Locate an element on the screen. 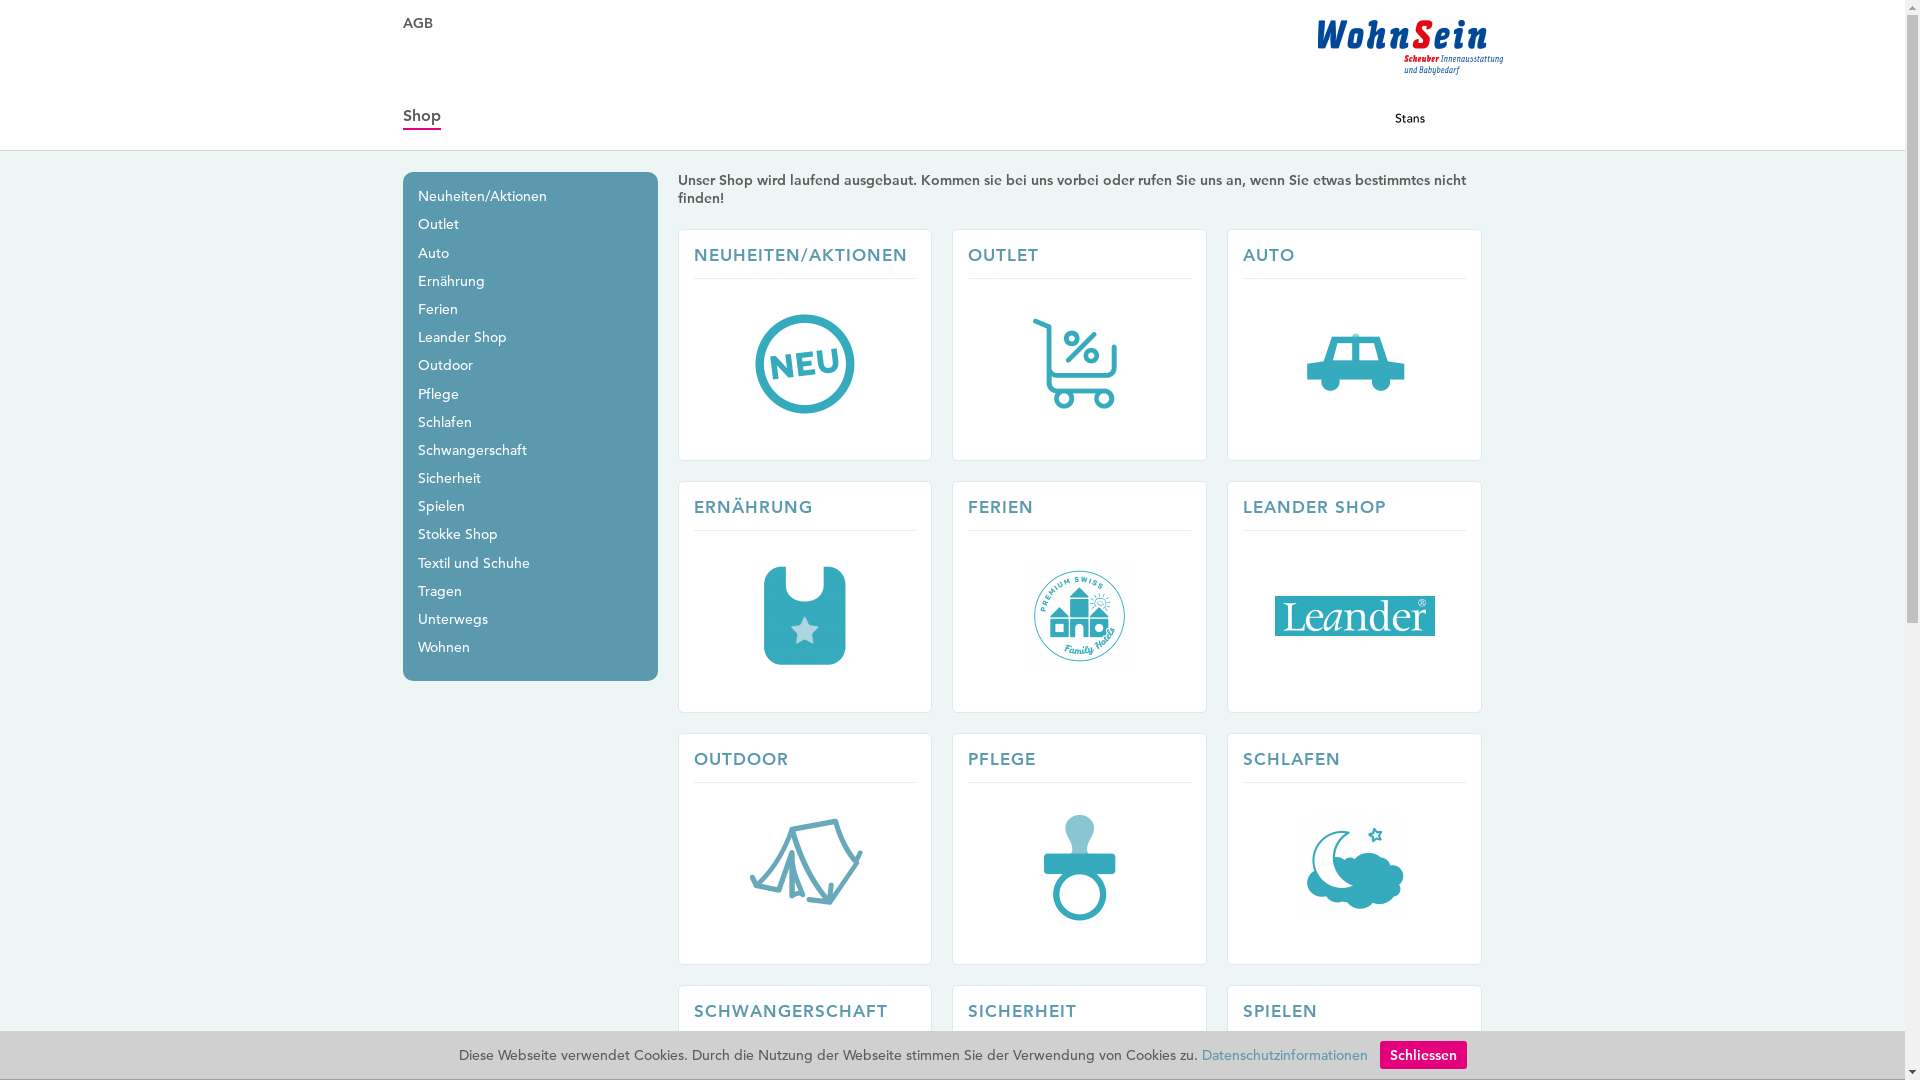 The image size is (1920, 1080). 'SCHWANGERSCHAFT' is located at coordinates (790, 1010).